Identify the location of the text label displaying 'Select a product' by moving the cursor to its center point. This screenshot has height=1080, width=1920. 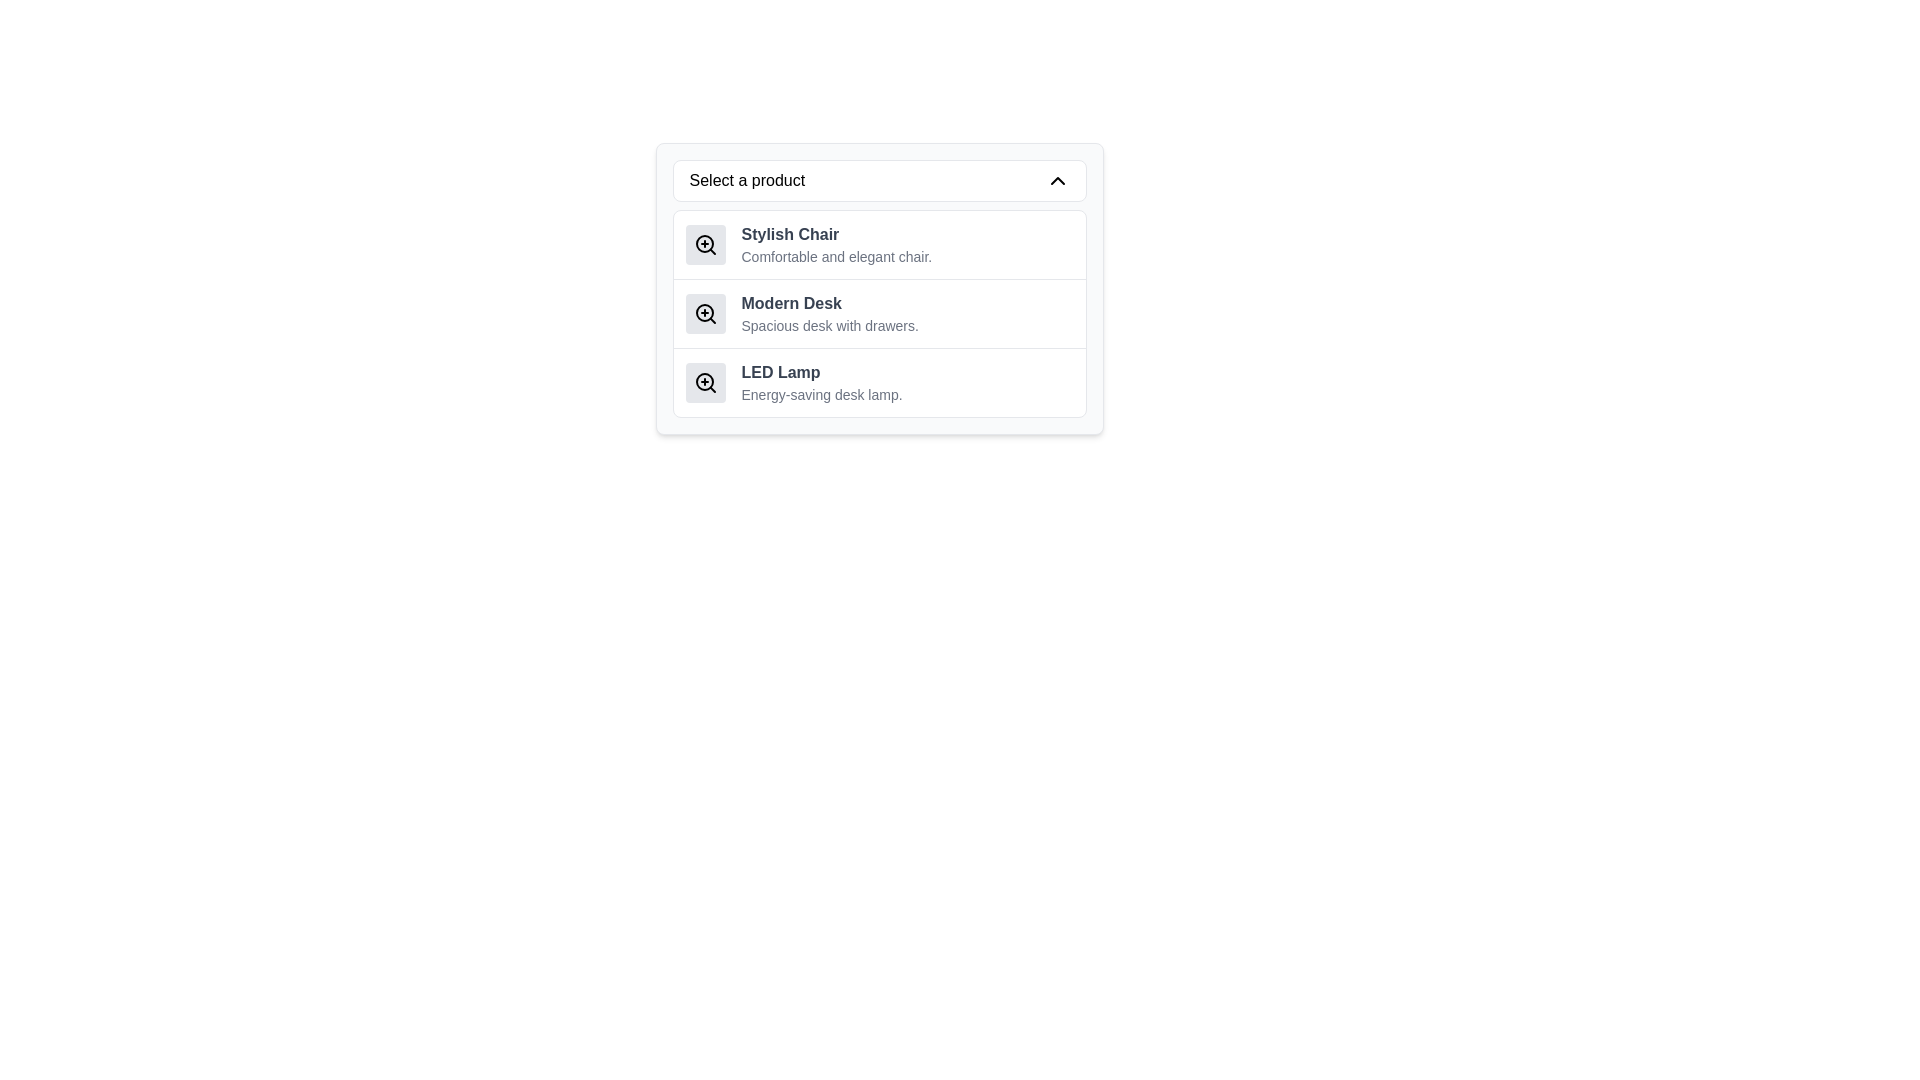
(746, 181).